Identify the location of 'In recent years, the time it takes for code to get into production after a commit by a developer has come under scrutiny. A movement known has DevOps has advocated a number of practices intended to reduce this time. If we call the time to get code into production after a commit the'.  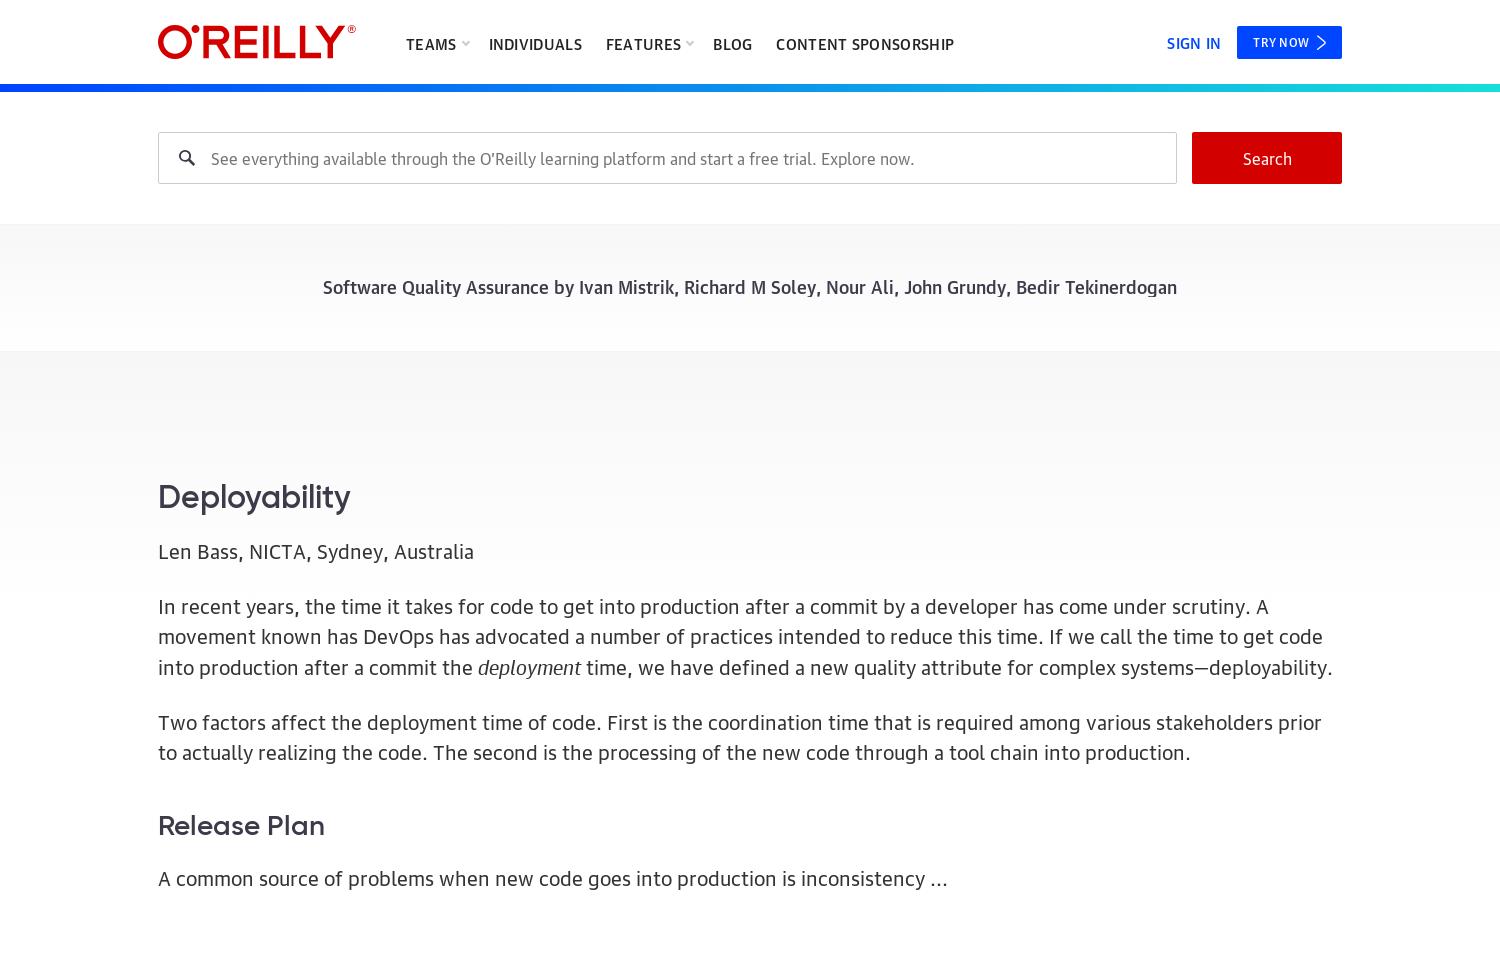
(739, 634).